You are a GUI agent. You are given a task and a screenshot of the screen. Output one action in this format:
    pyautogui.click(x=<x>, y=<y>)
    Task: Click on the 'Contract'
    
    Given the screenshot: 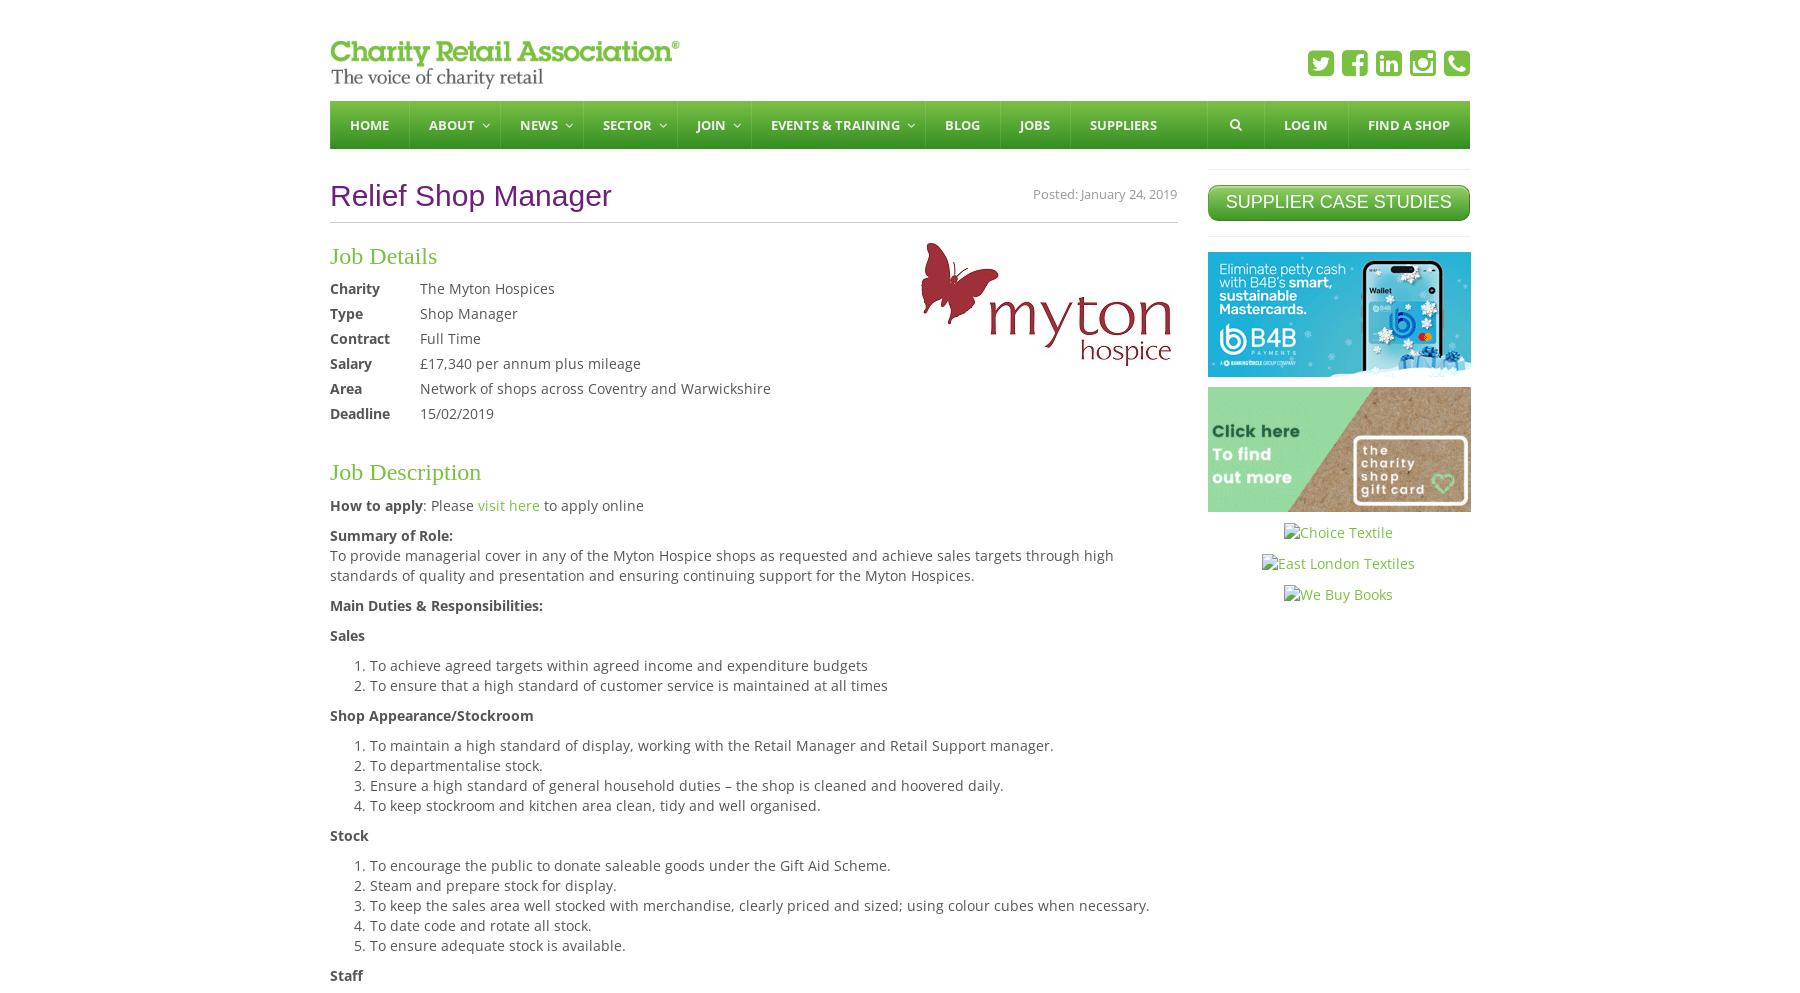 What is the action you would take?
    pyautogui.click(x=360, y=337)
    